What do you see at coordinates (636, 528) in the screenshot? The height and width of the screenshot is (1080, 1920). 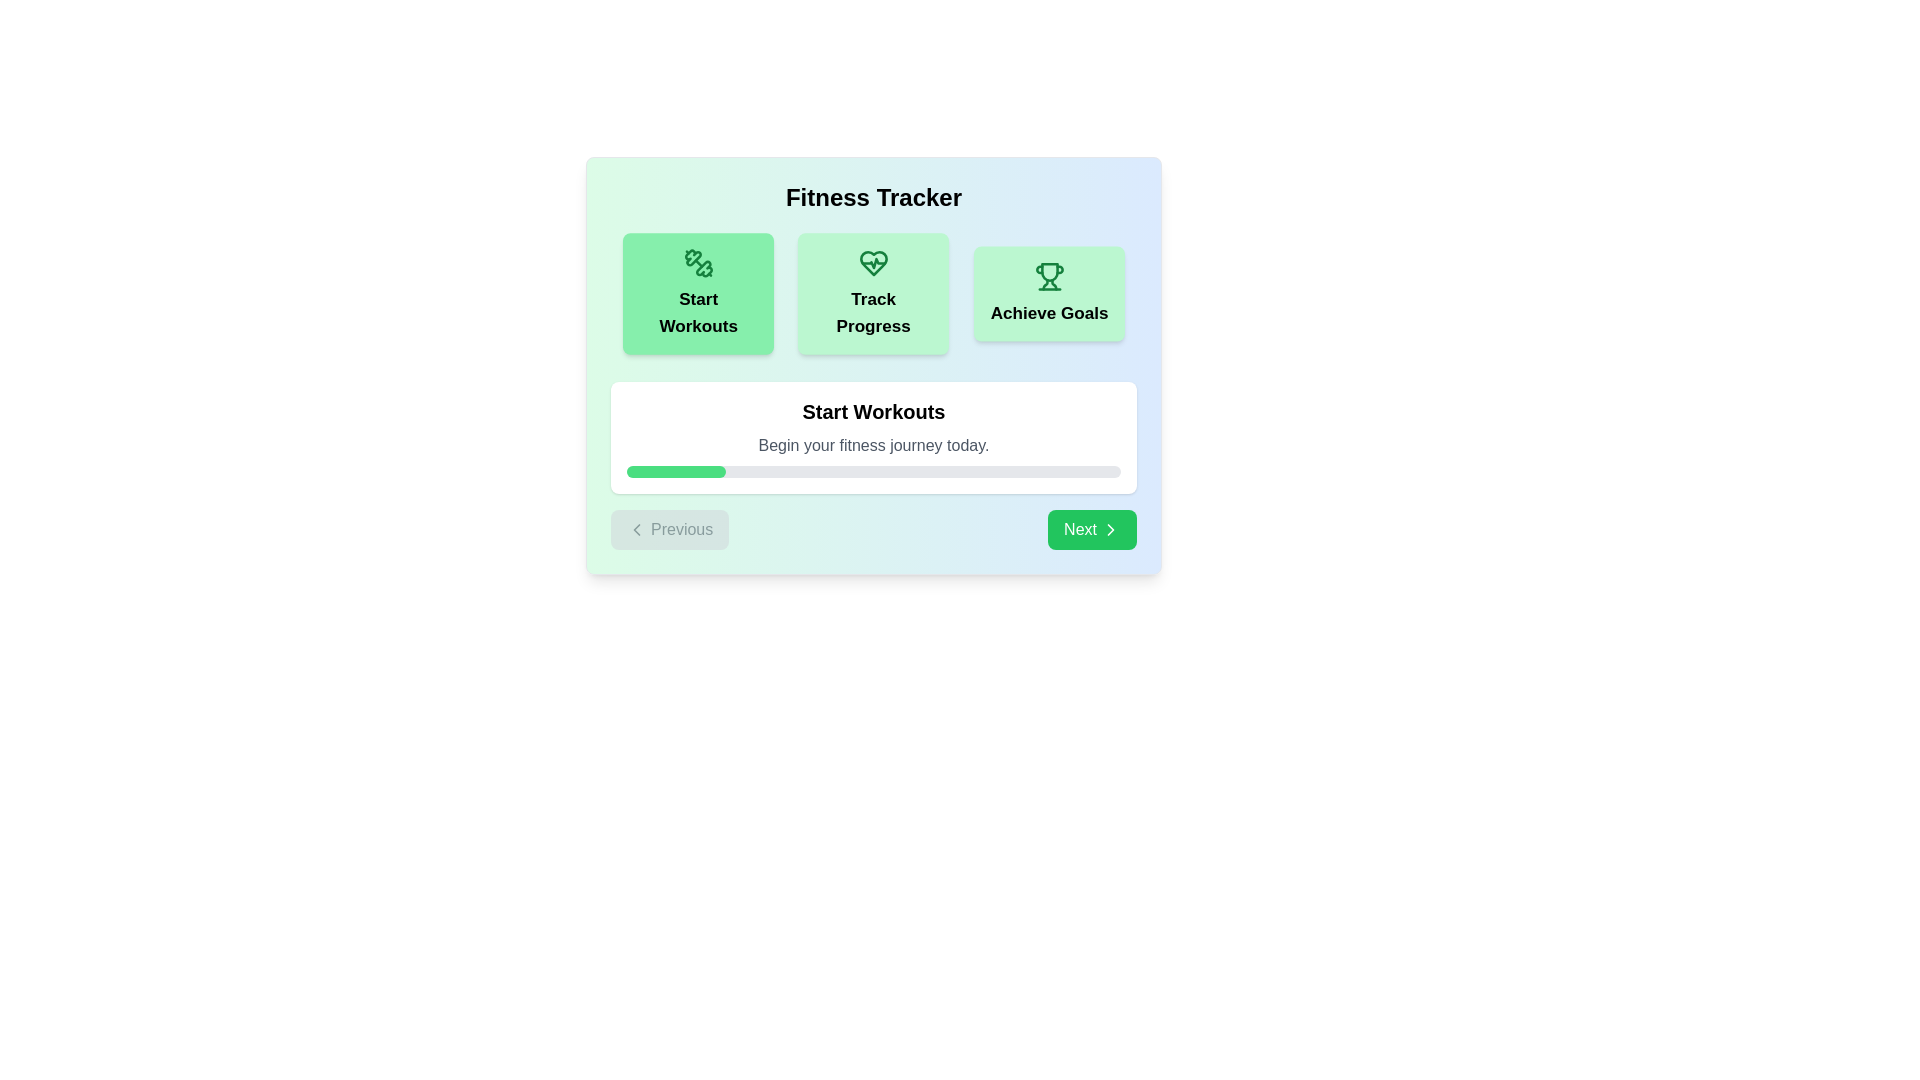 I see `the navigation icon located in the bottom-left area of the main interface` at bounding box center [636, 528].